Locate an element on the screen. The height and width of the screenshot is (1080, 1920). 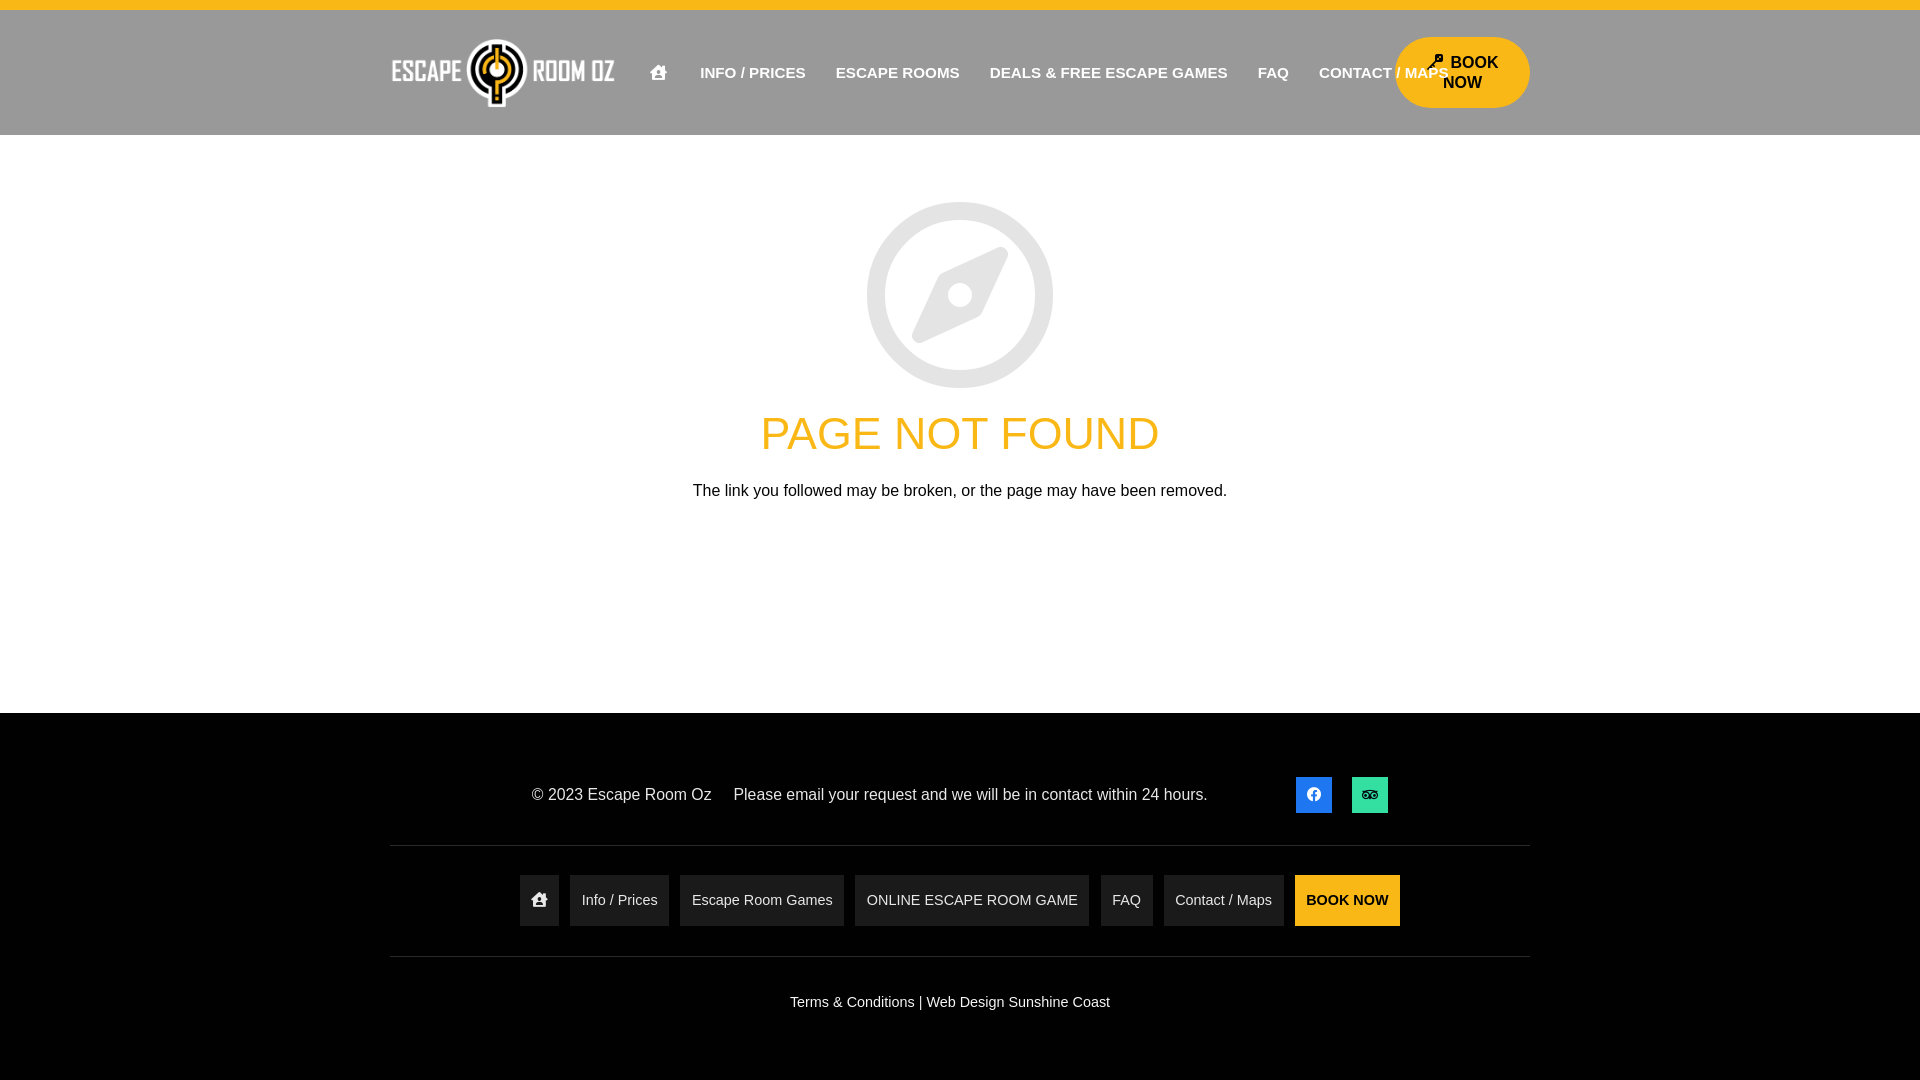
'Info / Prices' is located at coordinates (618, 900).